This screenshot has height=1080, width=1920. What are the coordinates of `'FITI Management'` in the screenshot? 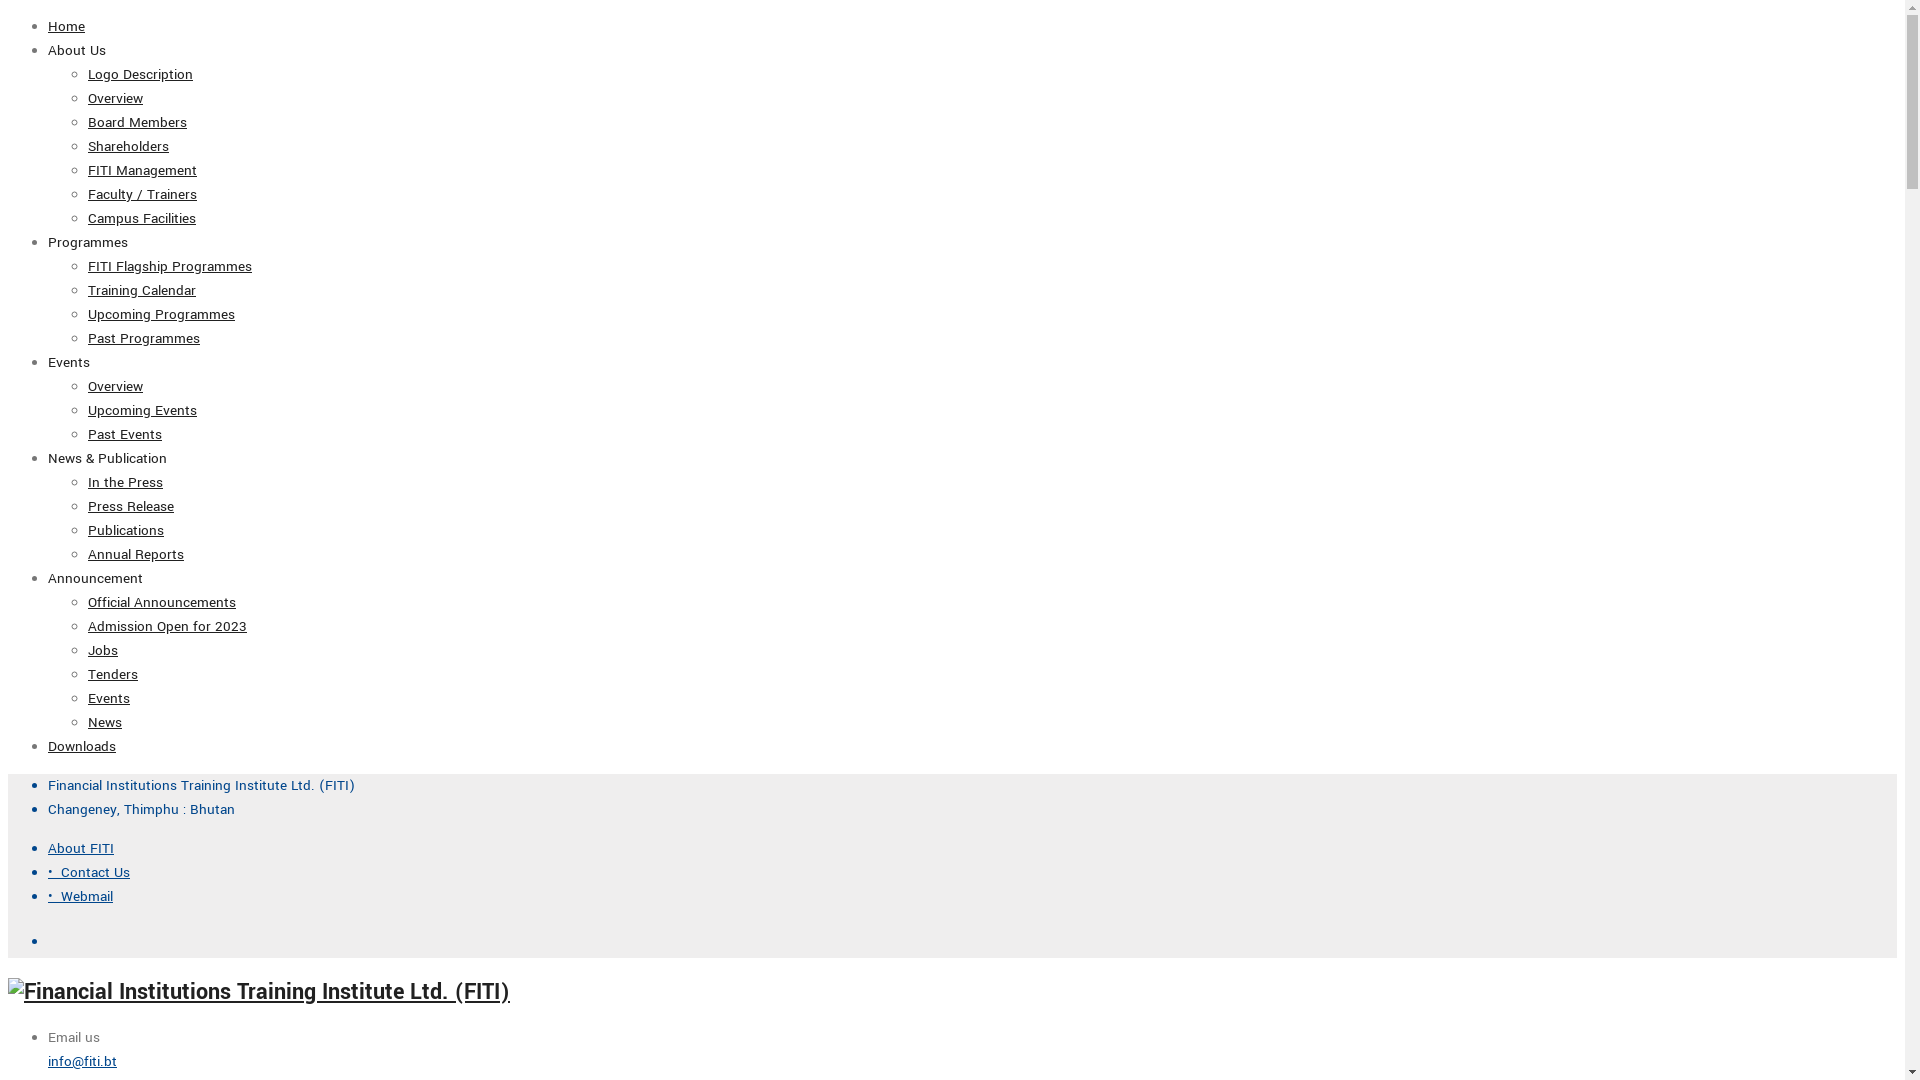 It's located at (141, 169).